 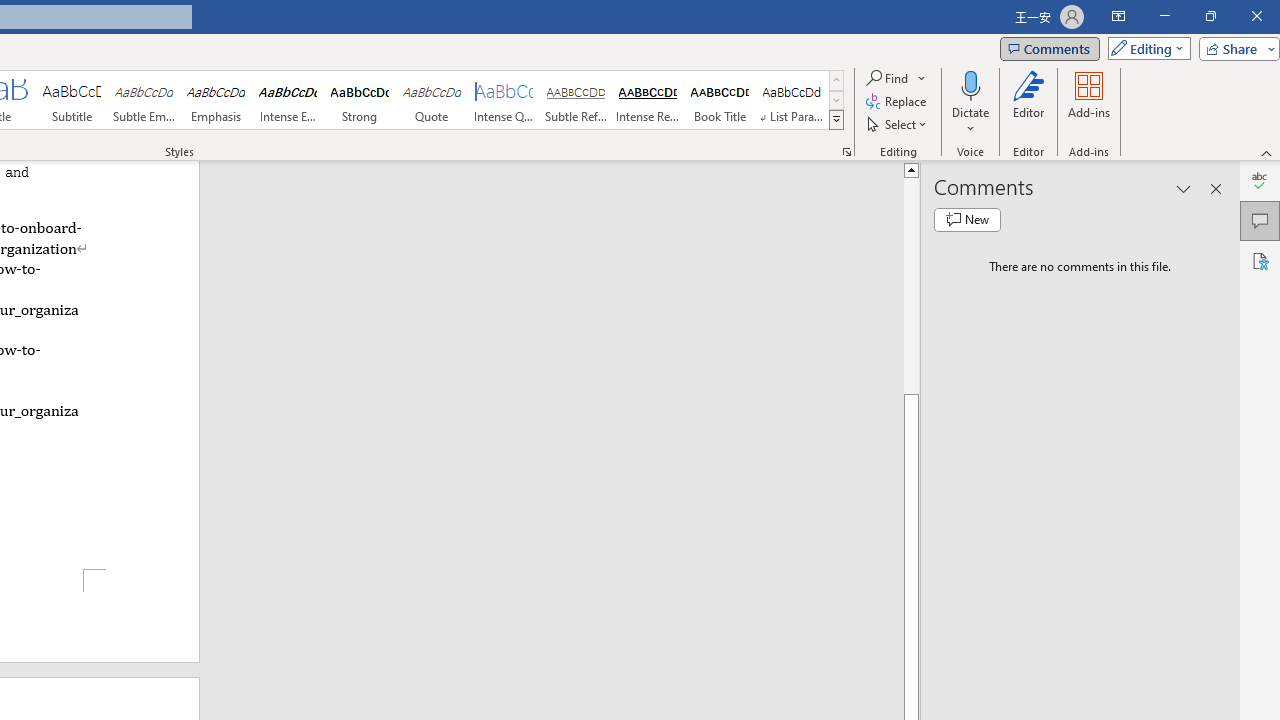 I want to click on 'Class: NetUIImage', so click(x=837, y=119).